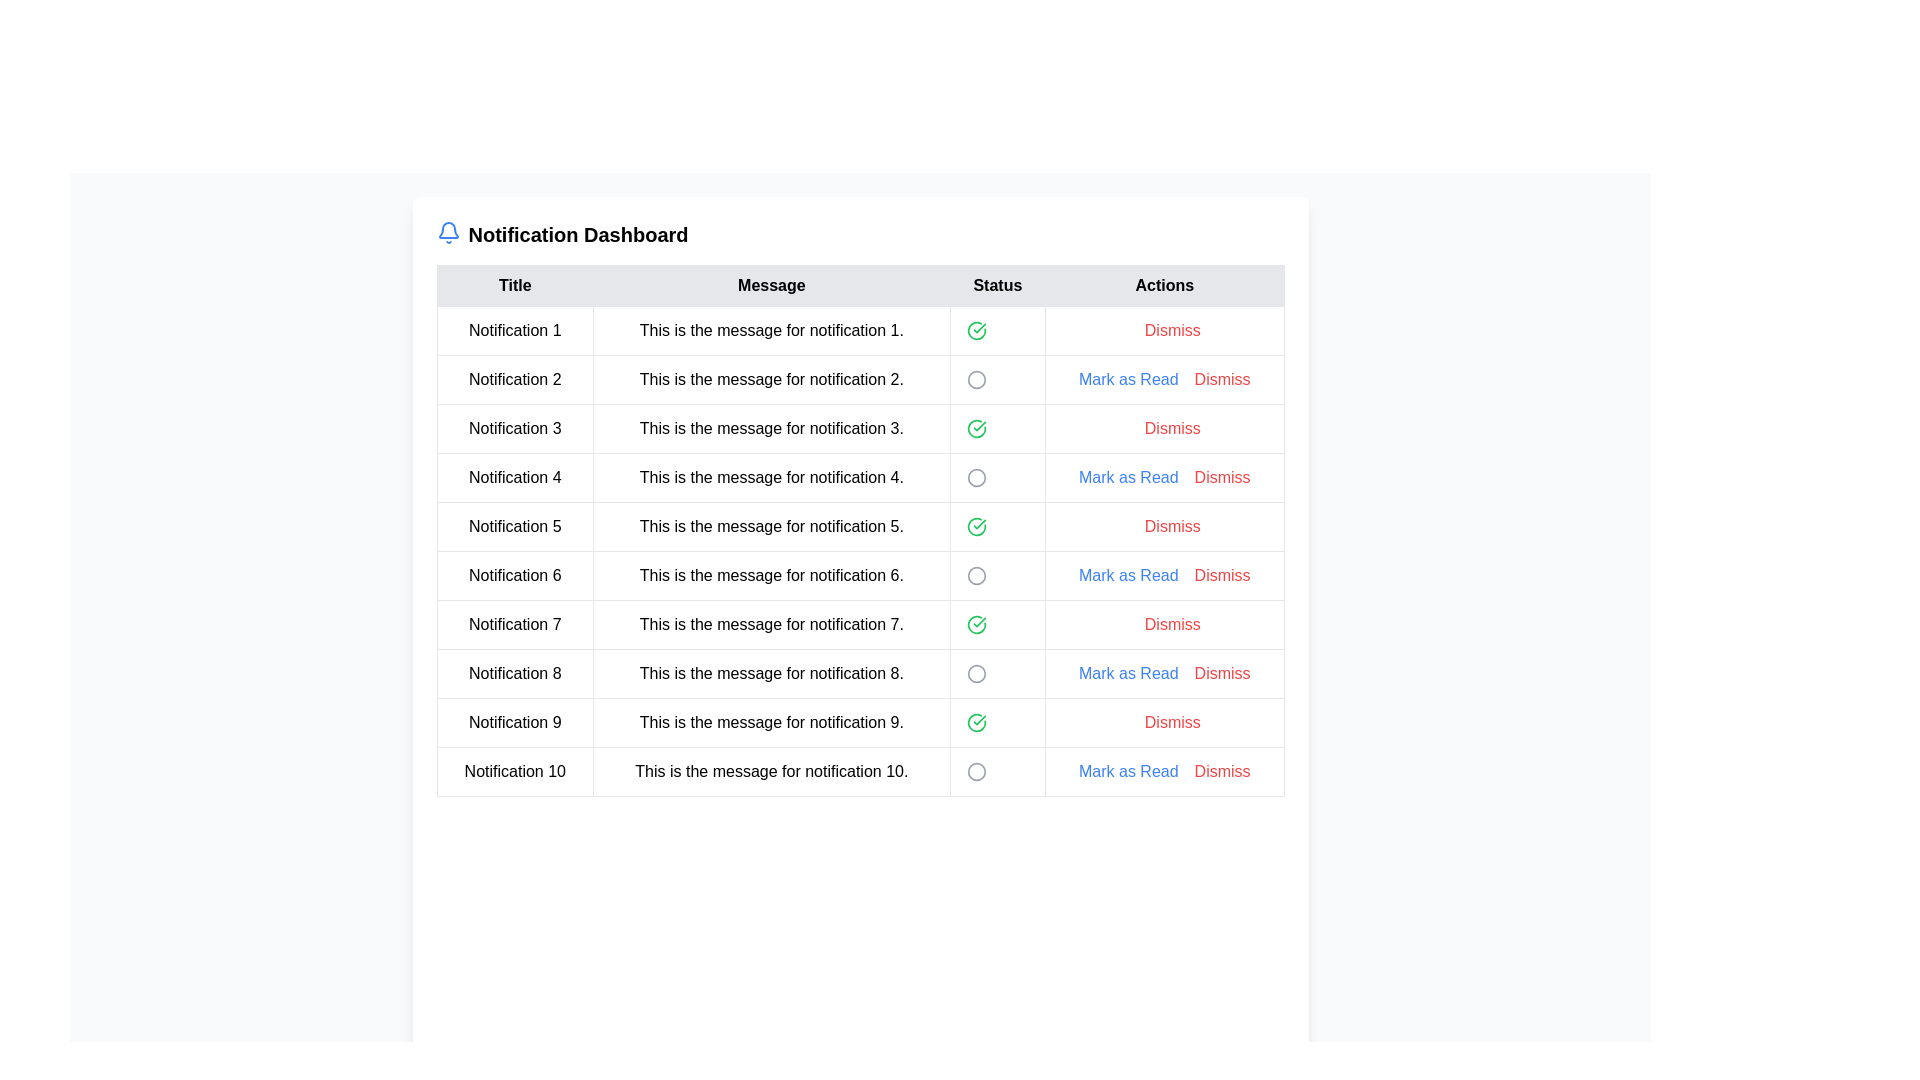 The image size is (1920, 1080). Describe the element at coordinates (976, 623) in the screenshot. I see `the status indicator icon that signifies the completion status of 'Notification 7' in the 'Status' column of the table` at that location.